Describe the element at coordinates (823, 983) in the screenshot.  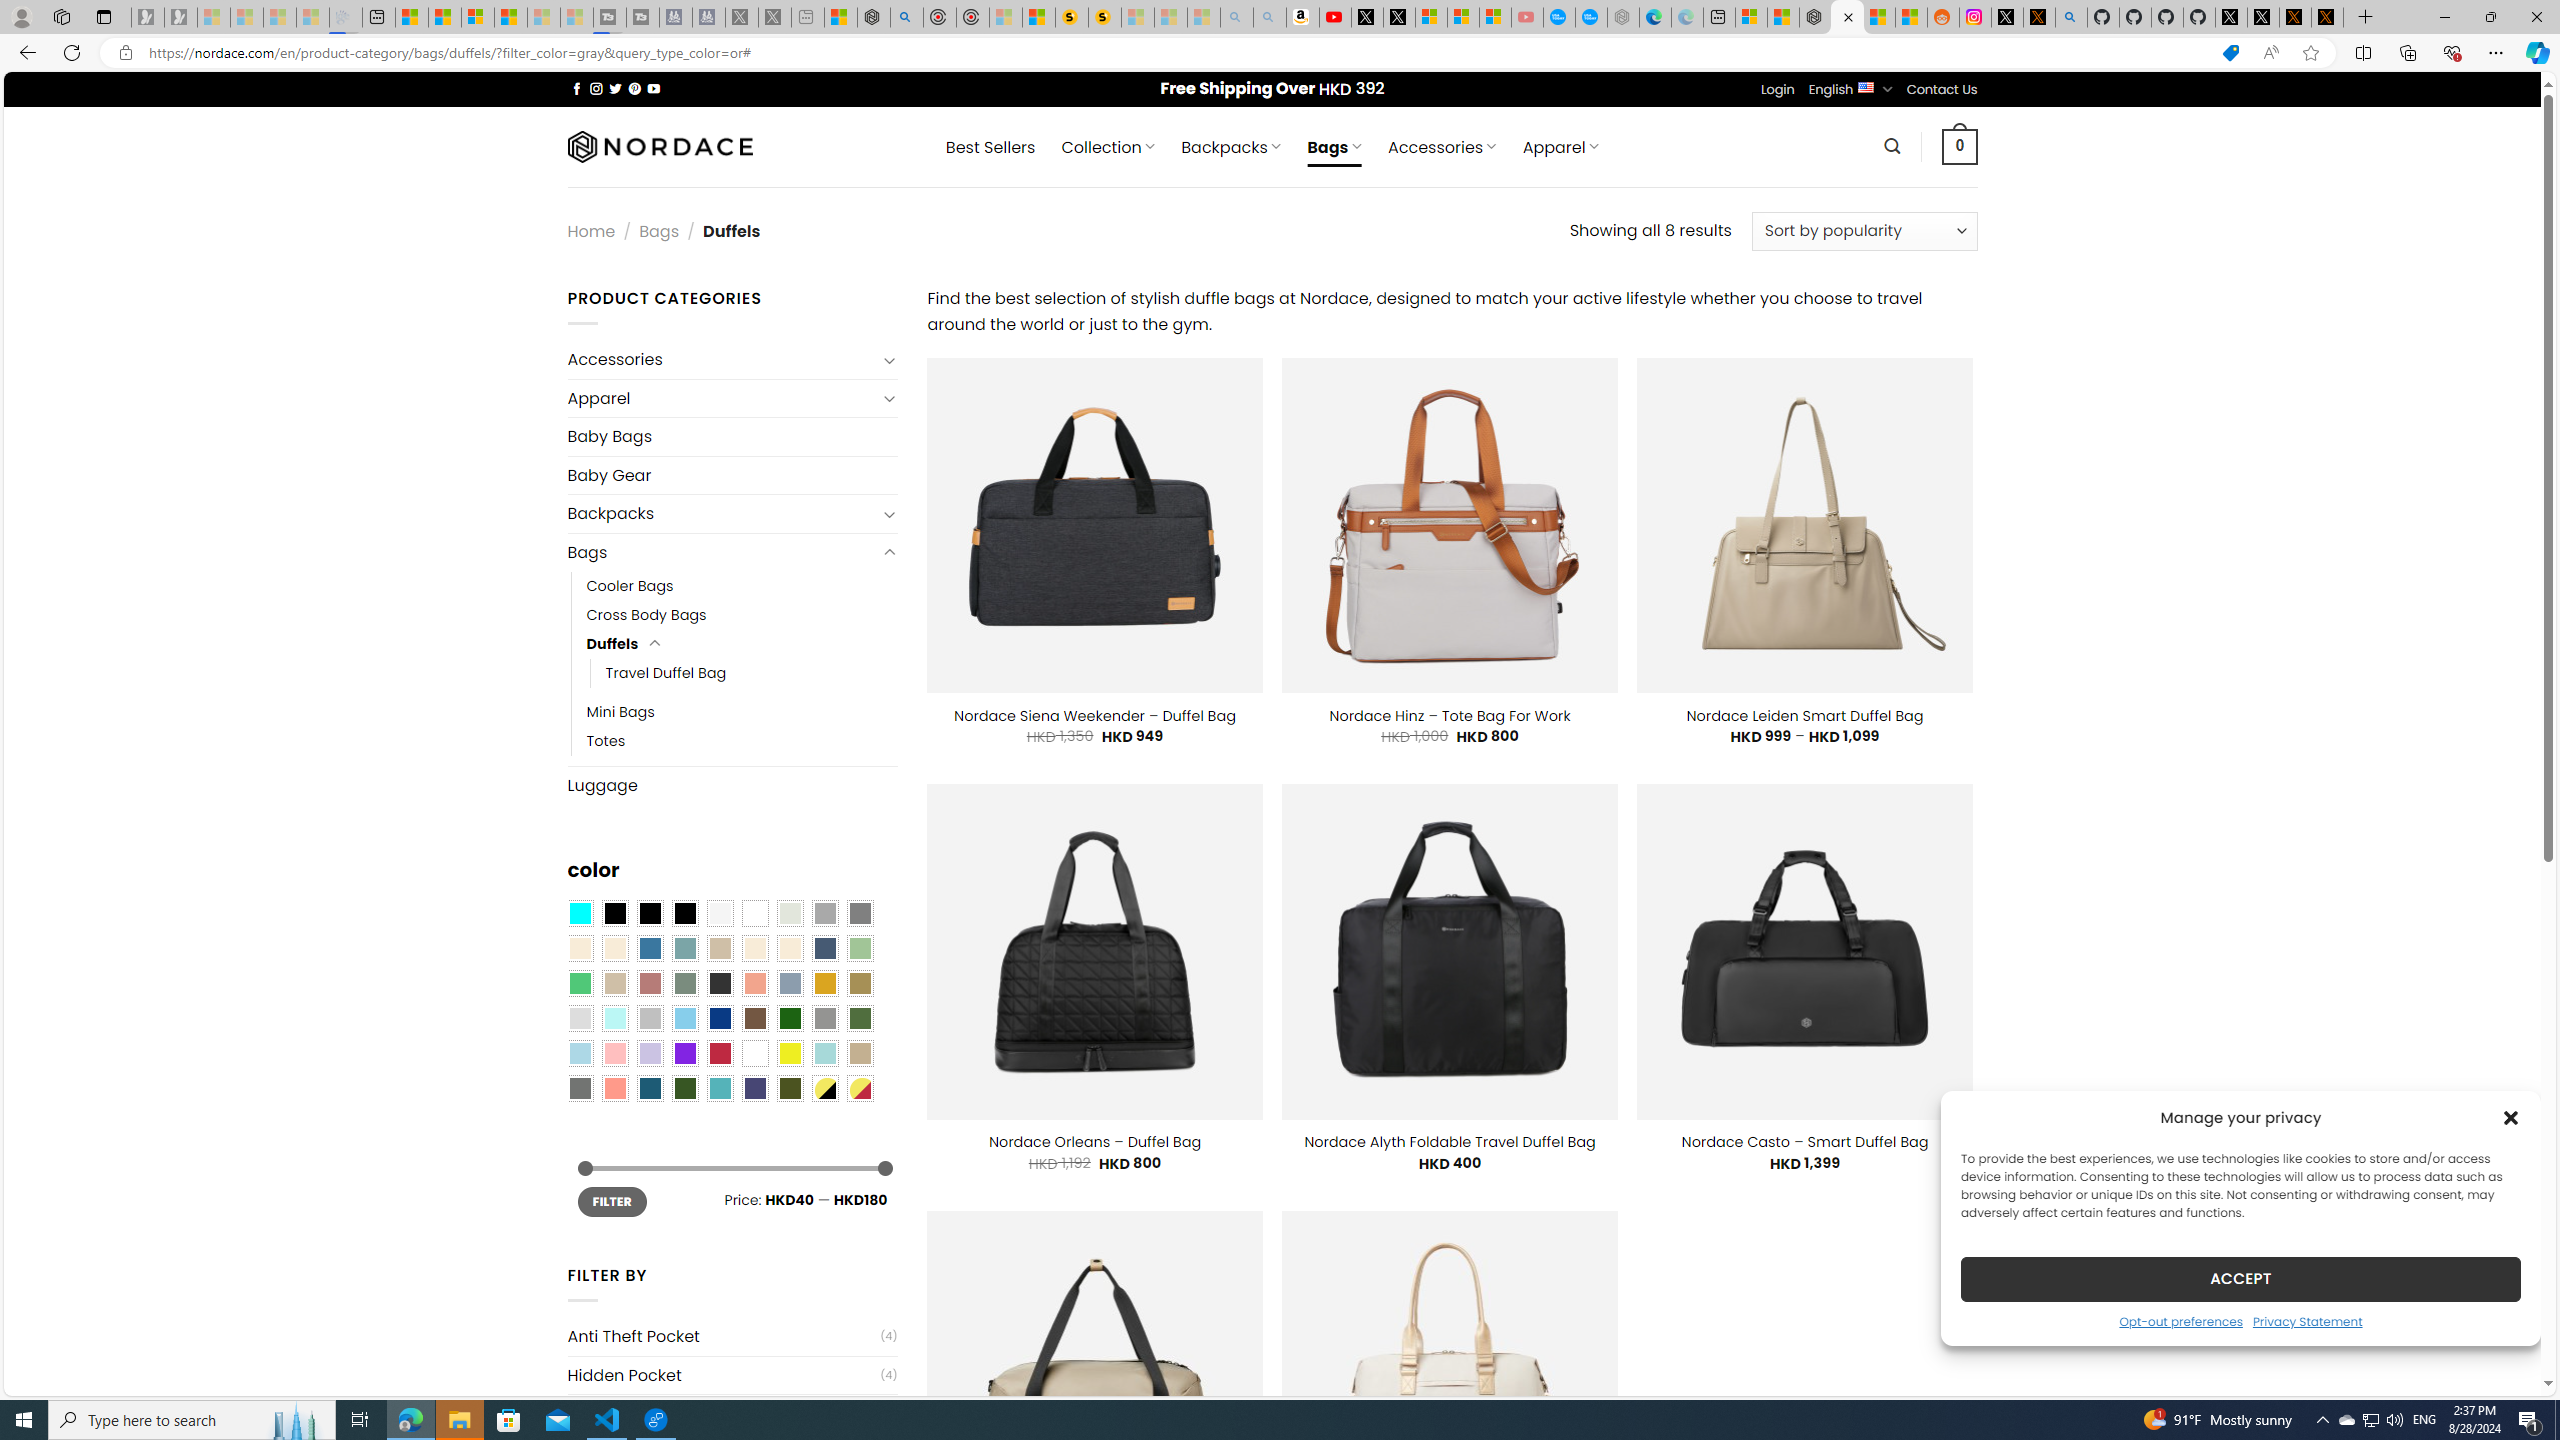
I see `'Gold'` at that location.